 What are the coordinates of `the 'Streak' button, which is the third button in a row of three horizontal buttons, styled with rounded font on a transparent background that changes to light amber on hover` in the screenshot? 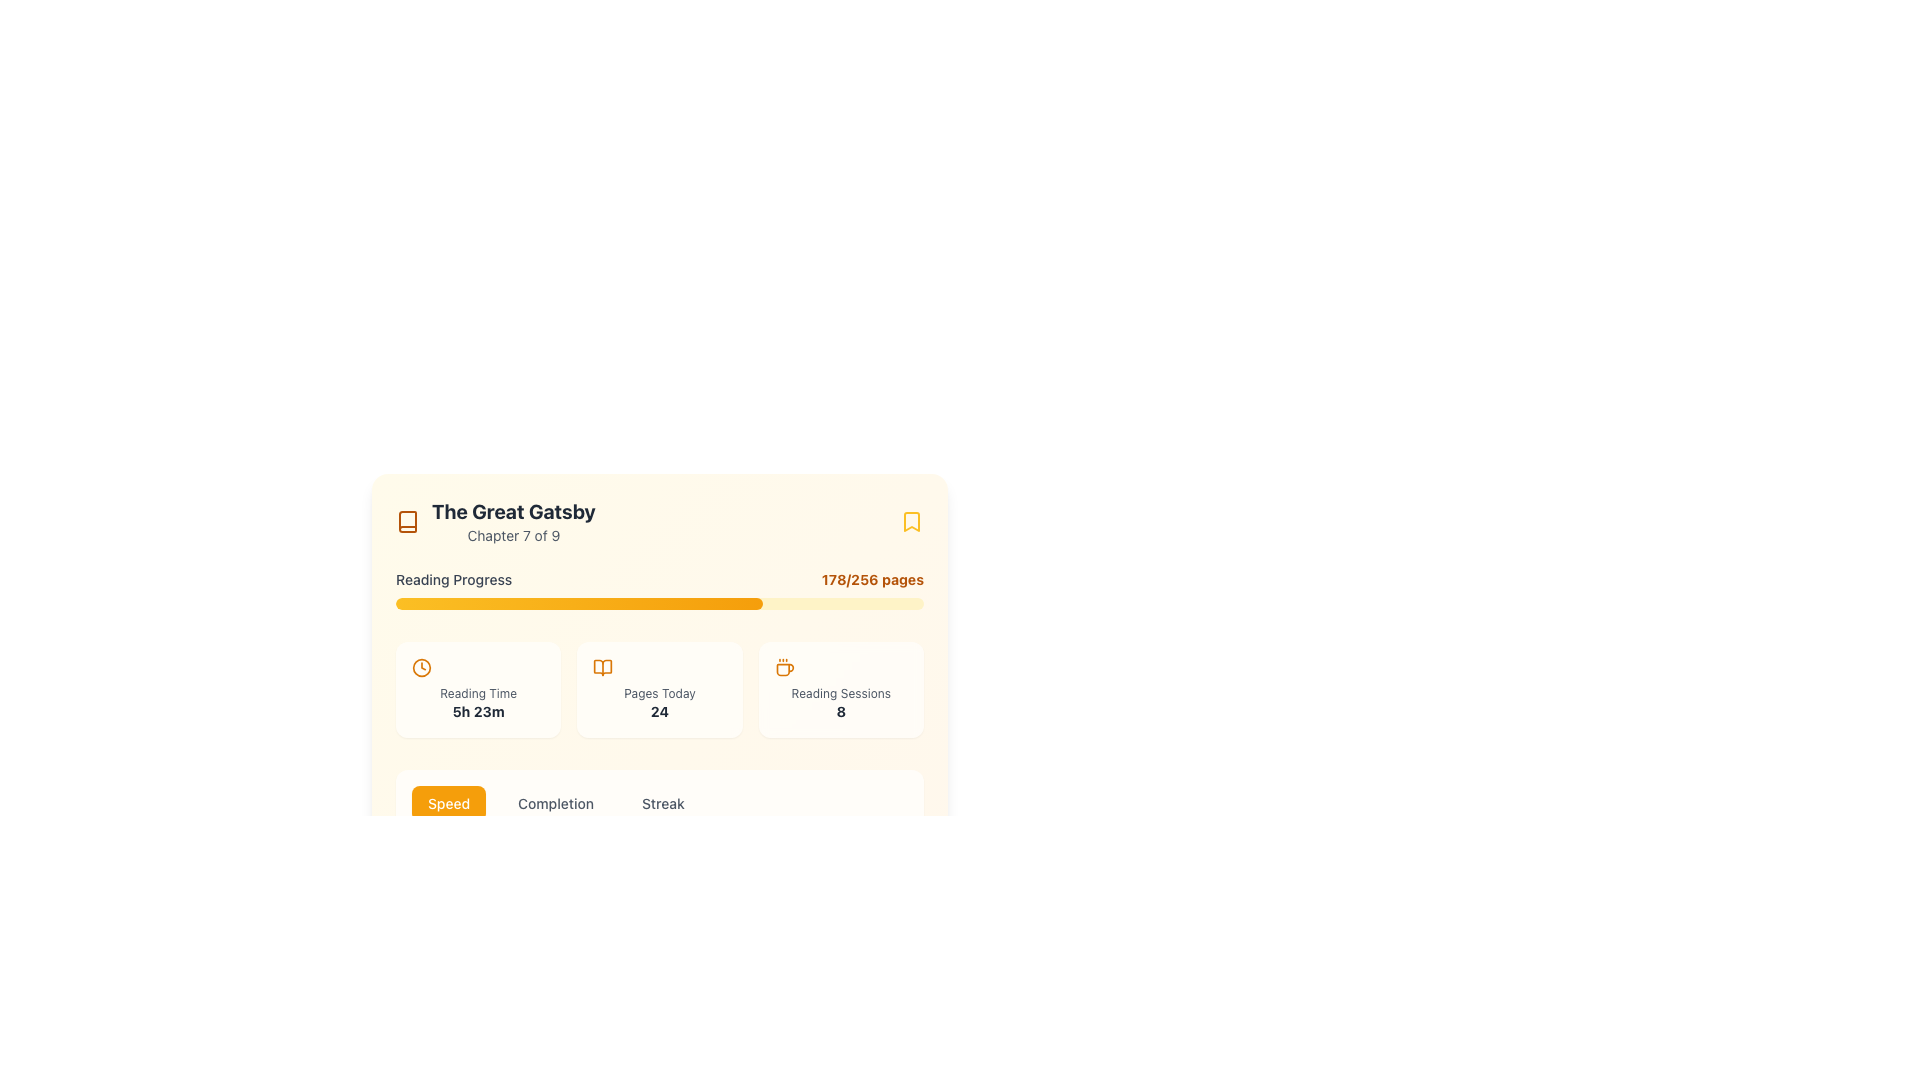 It's located at (663, 802).